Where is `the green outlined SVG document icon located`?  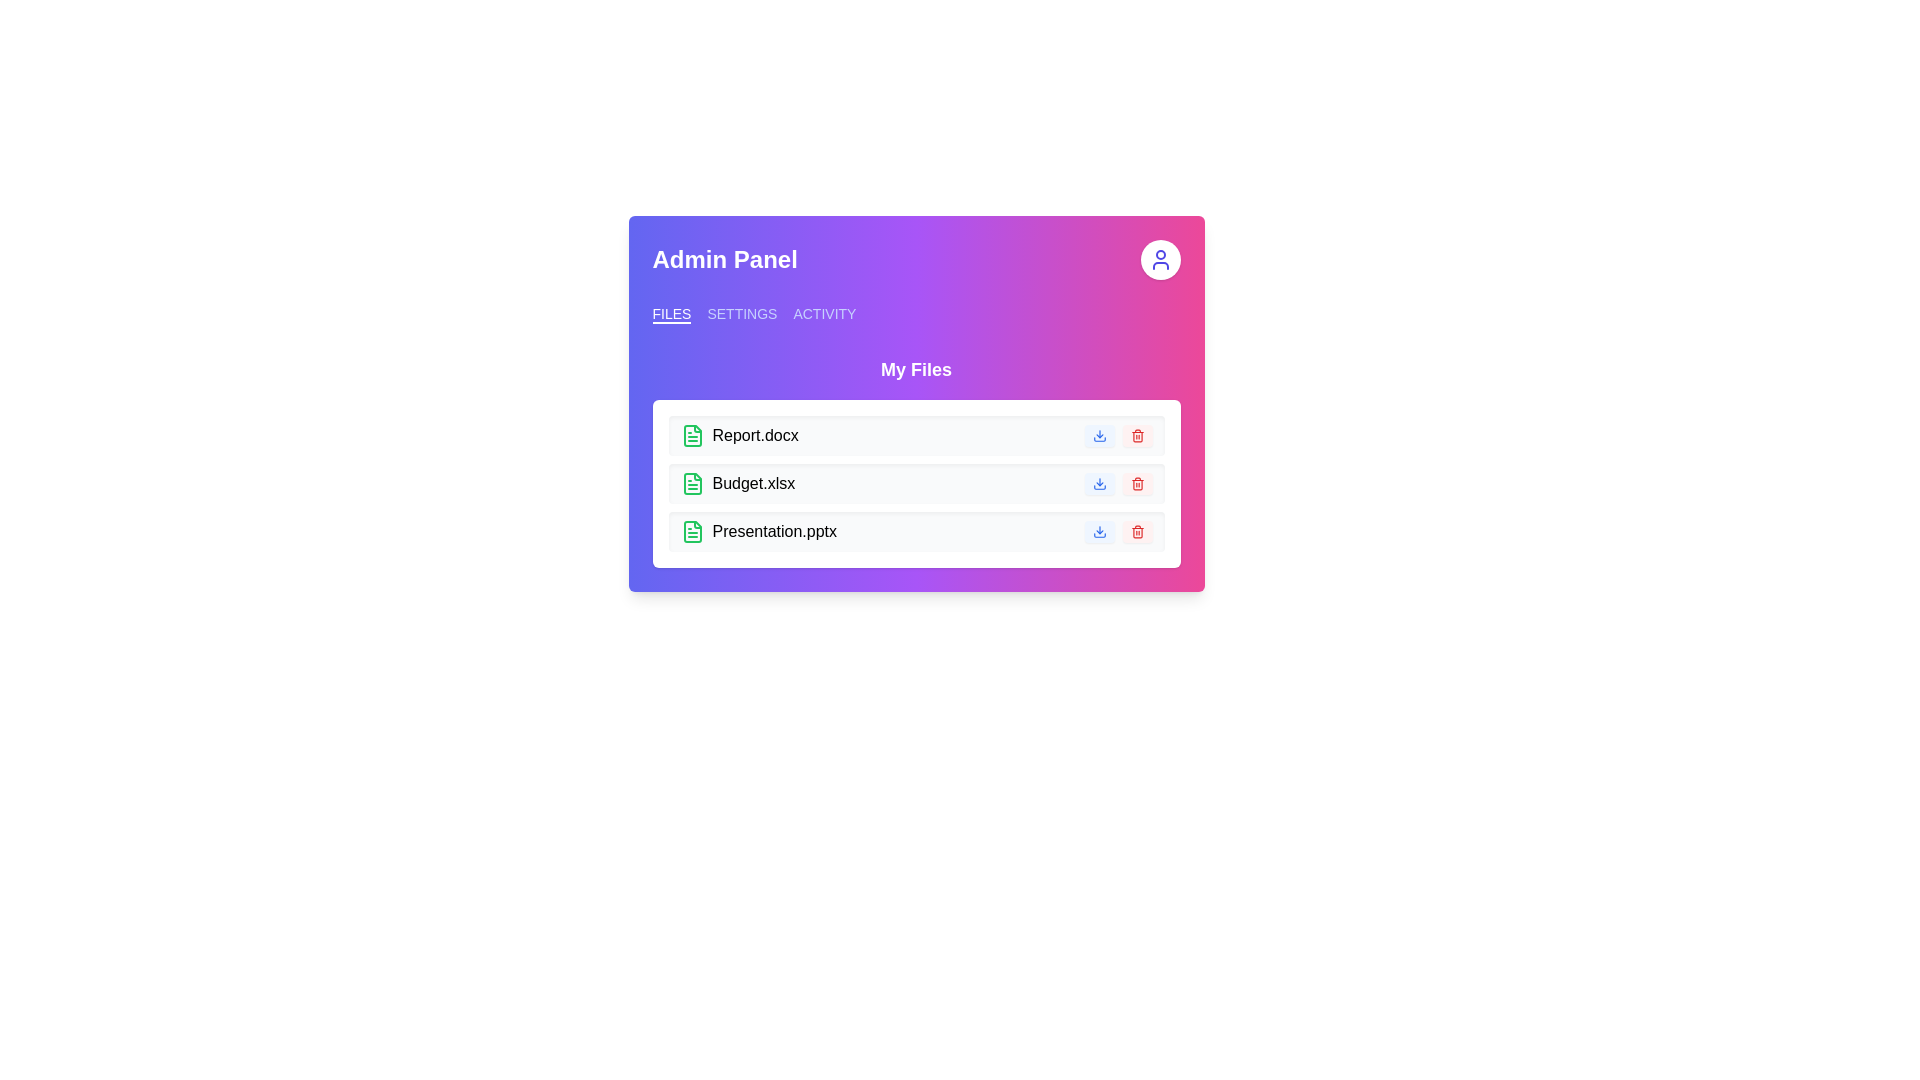 the green outlined SVG document icon located is located at coordinates (692, 483).